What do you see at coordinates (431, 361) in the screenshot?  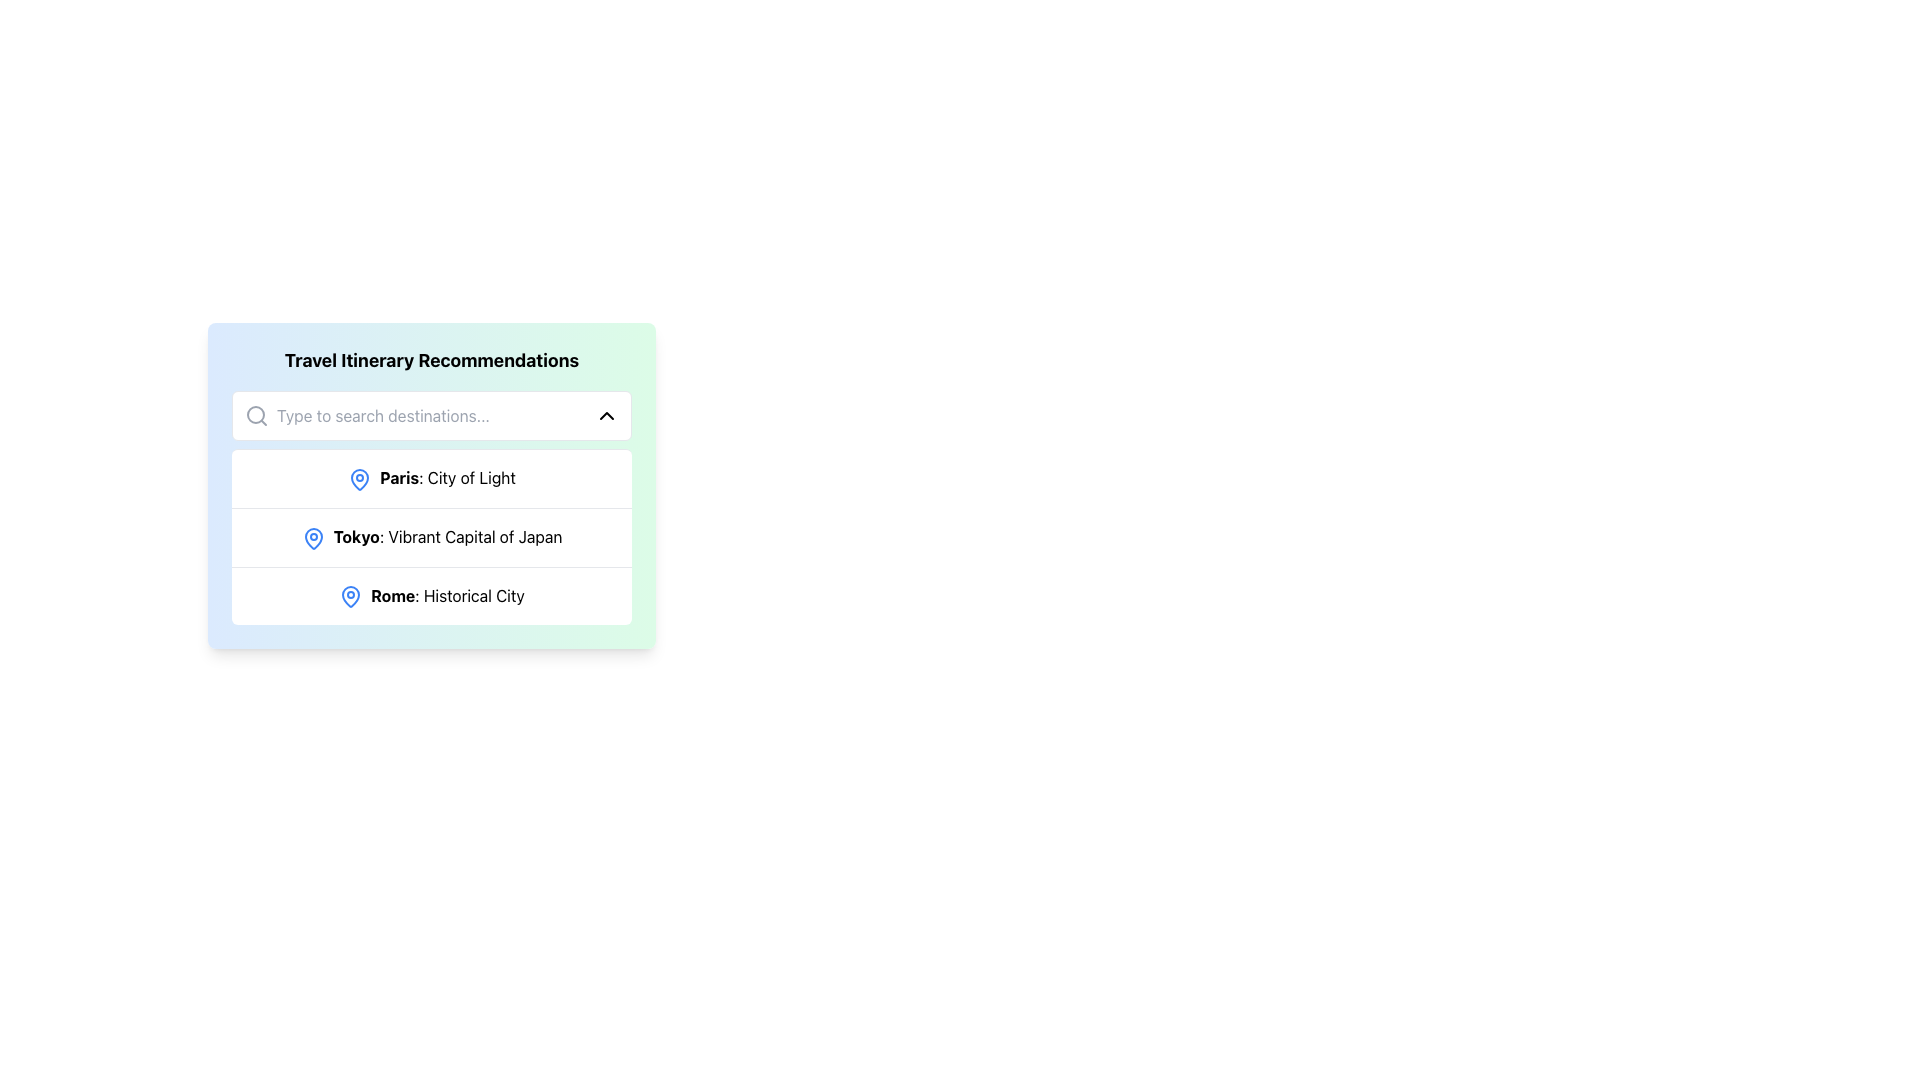 I see `the heading text` at bounding box center [431, 361].